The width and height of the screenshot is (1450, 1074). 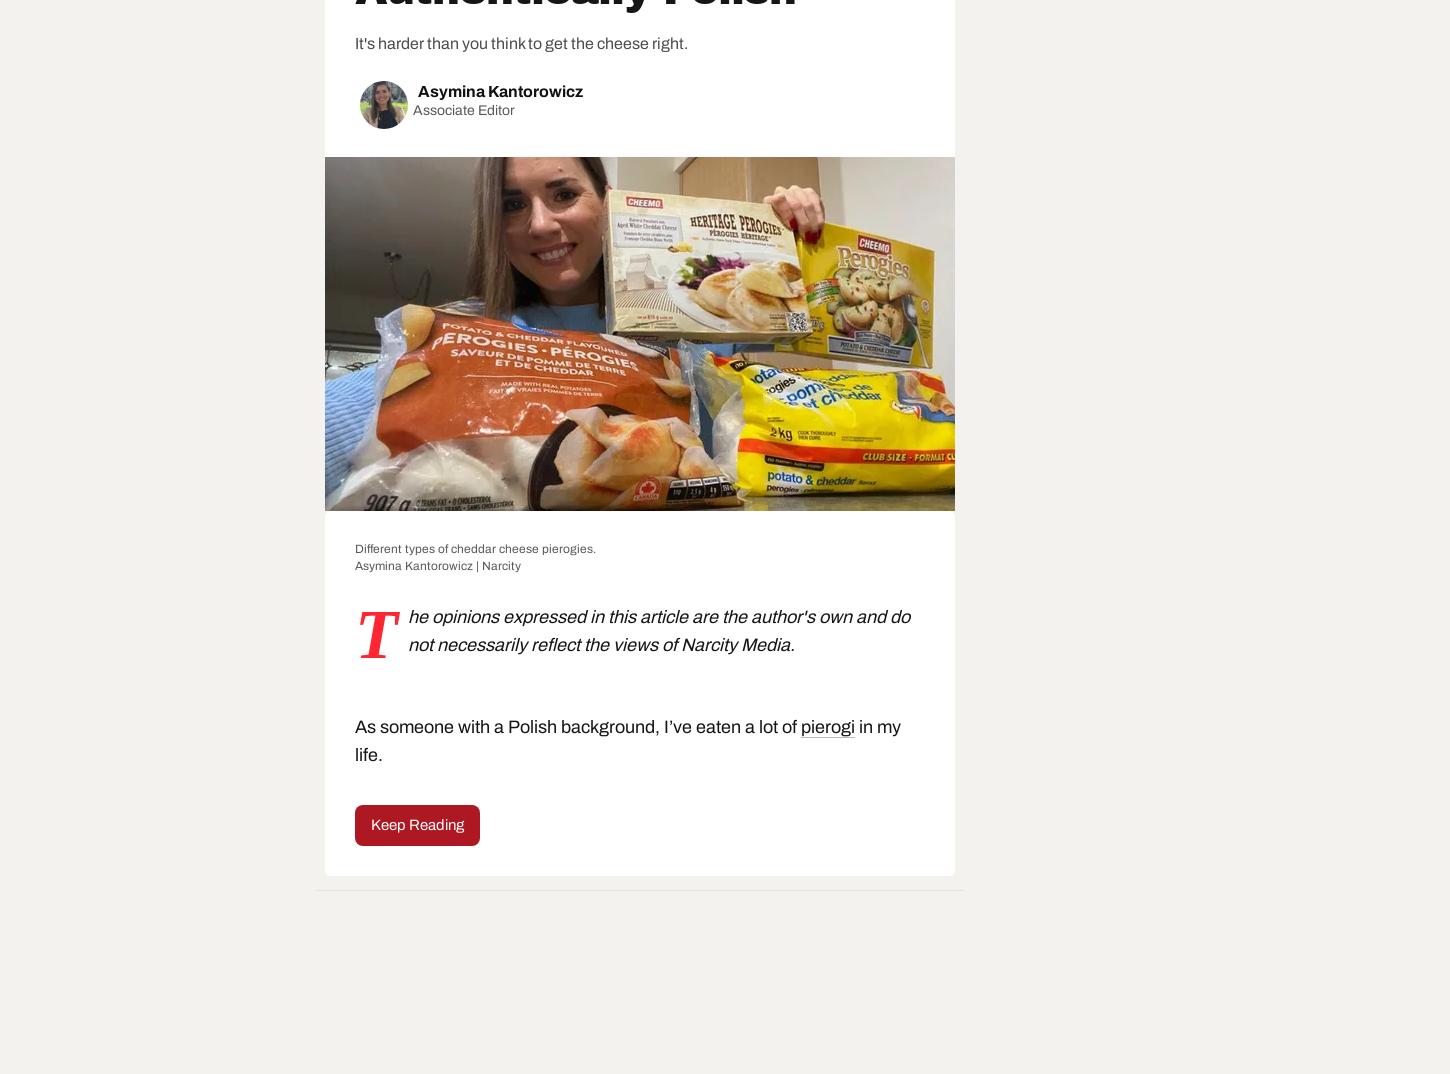 I want to click on 'Keep Reading', so click(x=416, y=823).